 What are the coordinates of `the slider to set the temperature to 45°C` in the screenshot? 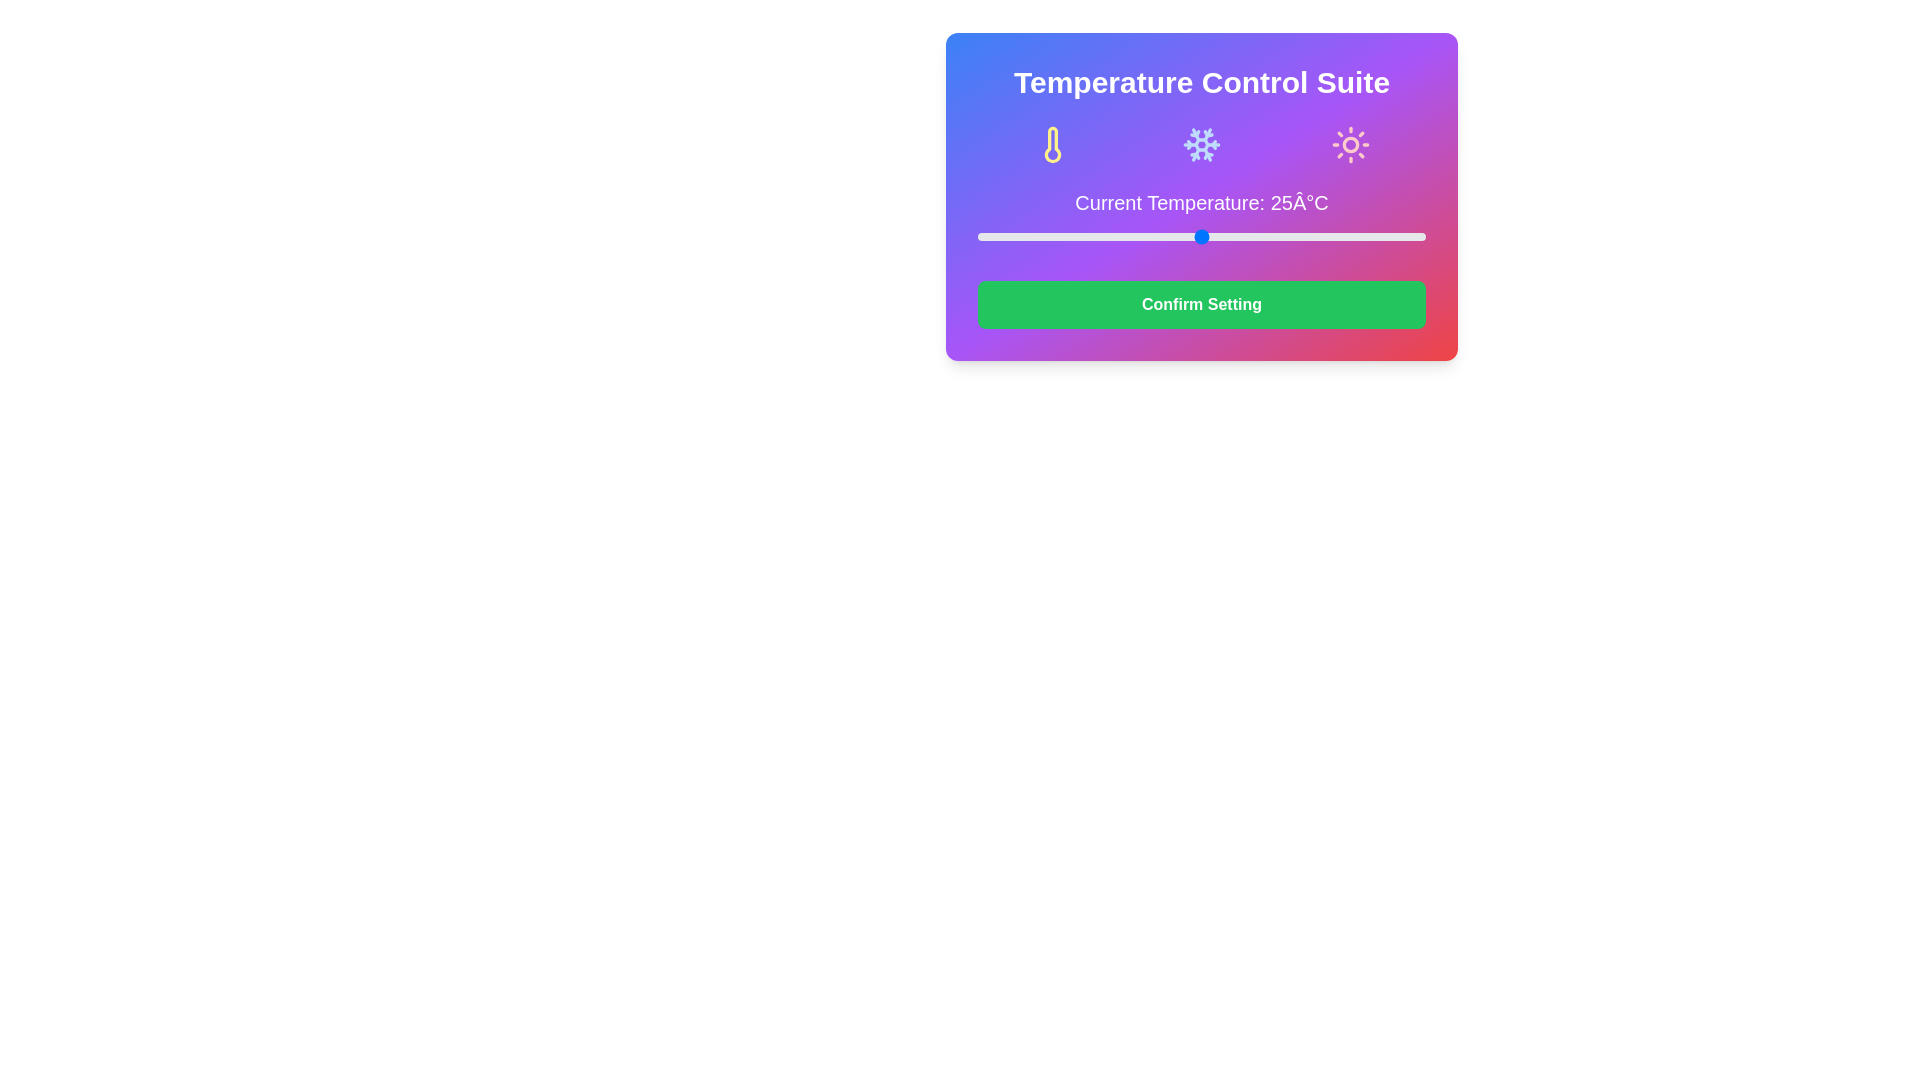 It's located at (1380, 235).